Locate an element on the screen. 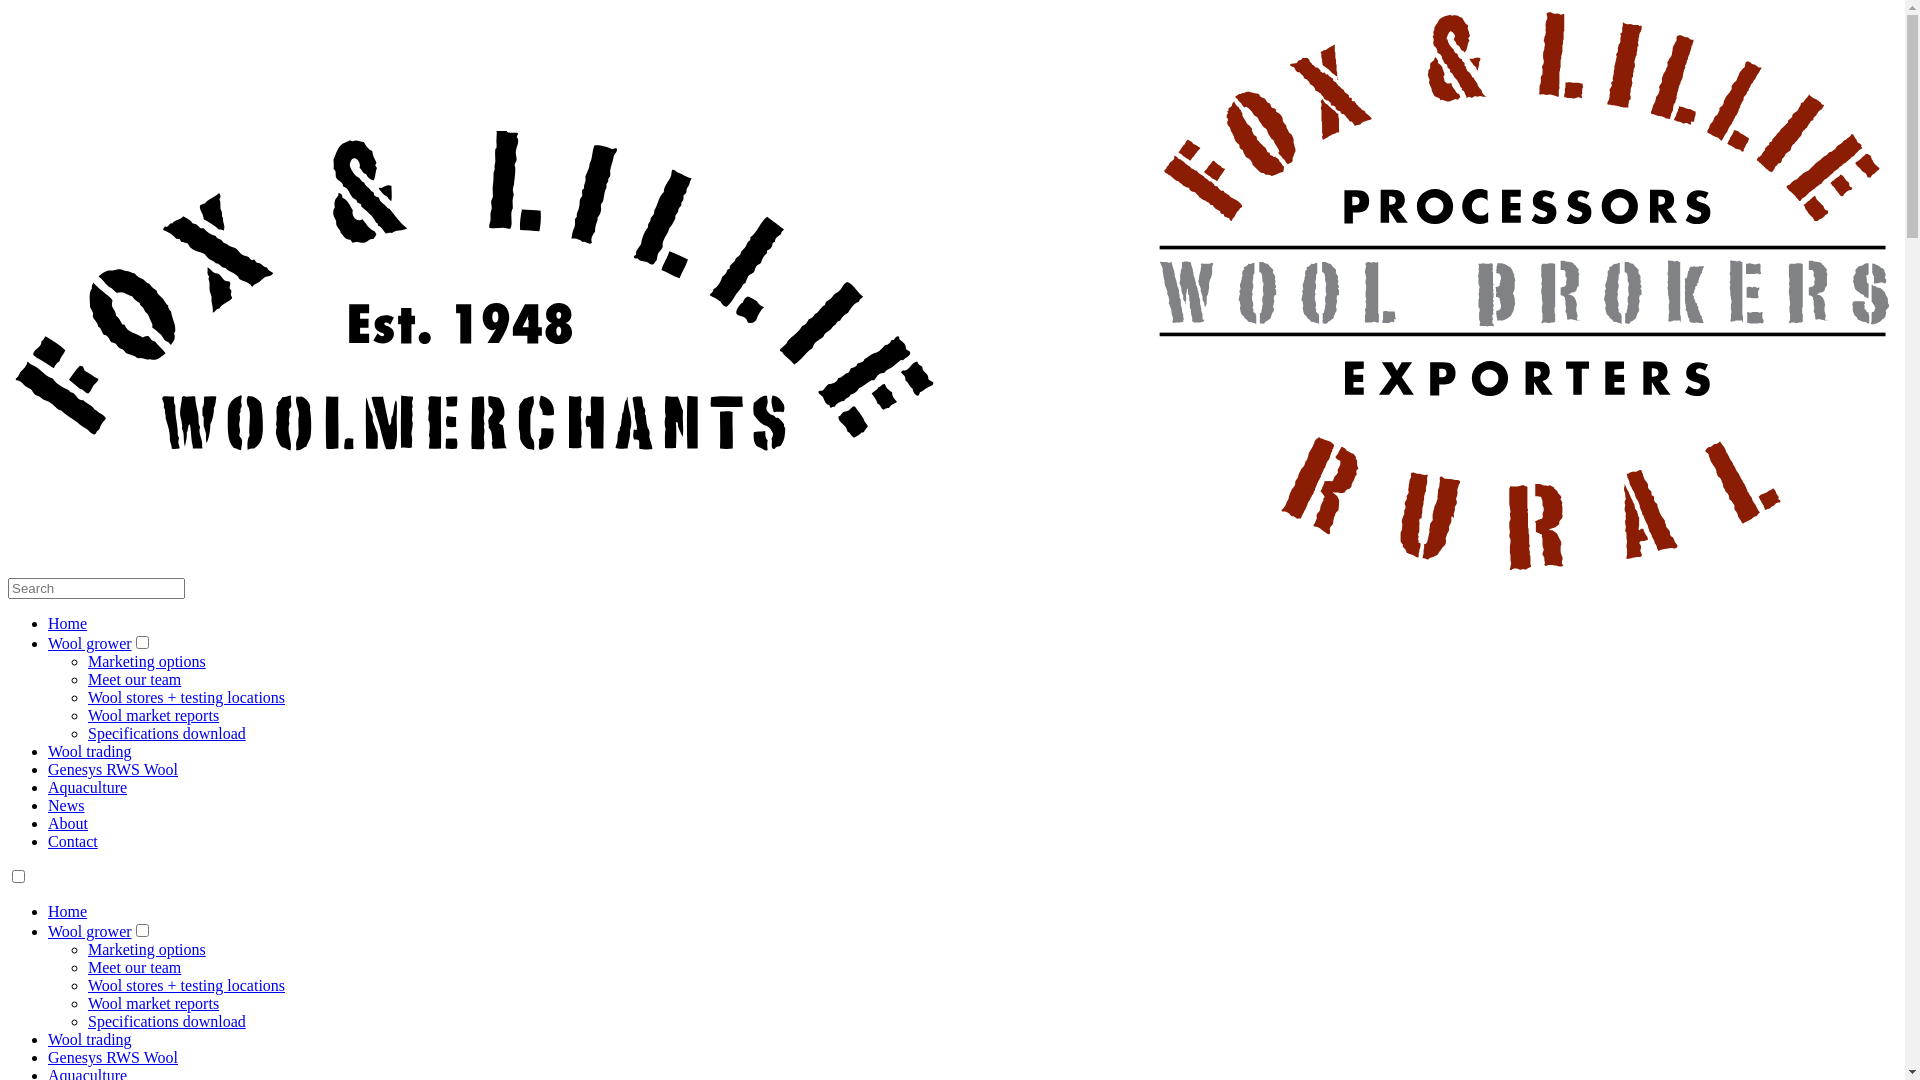 This screenshot has width=1920, height=1080. 'Wool grower' is located at coordinates (89, 931).